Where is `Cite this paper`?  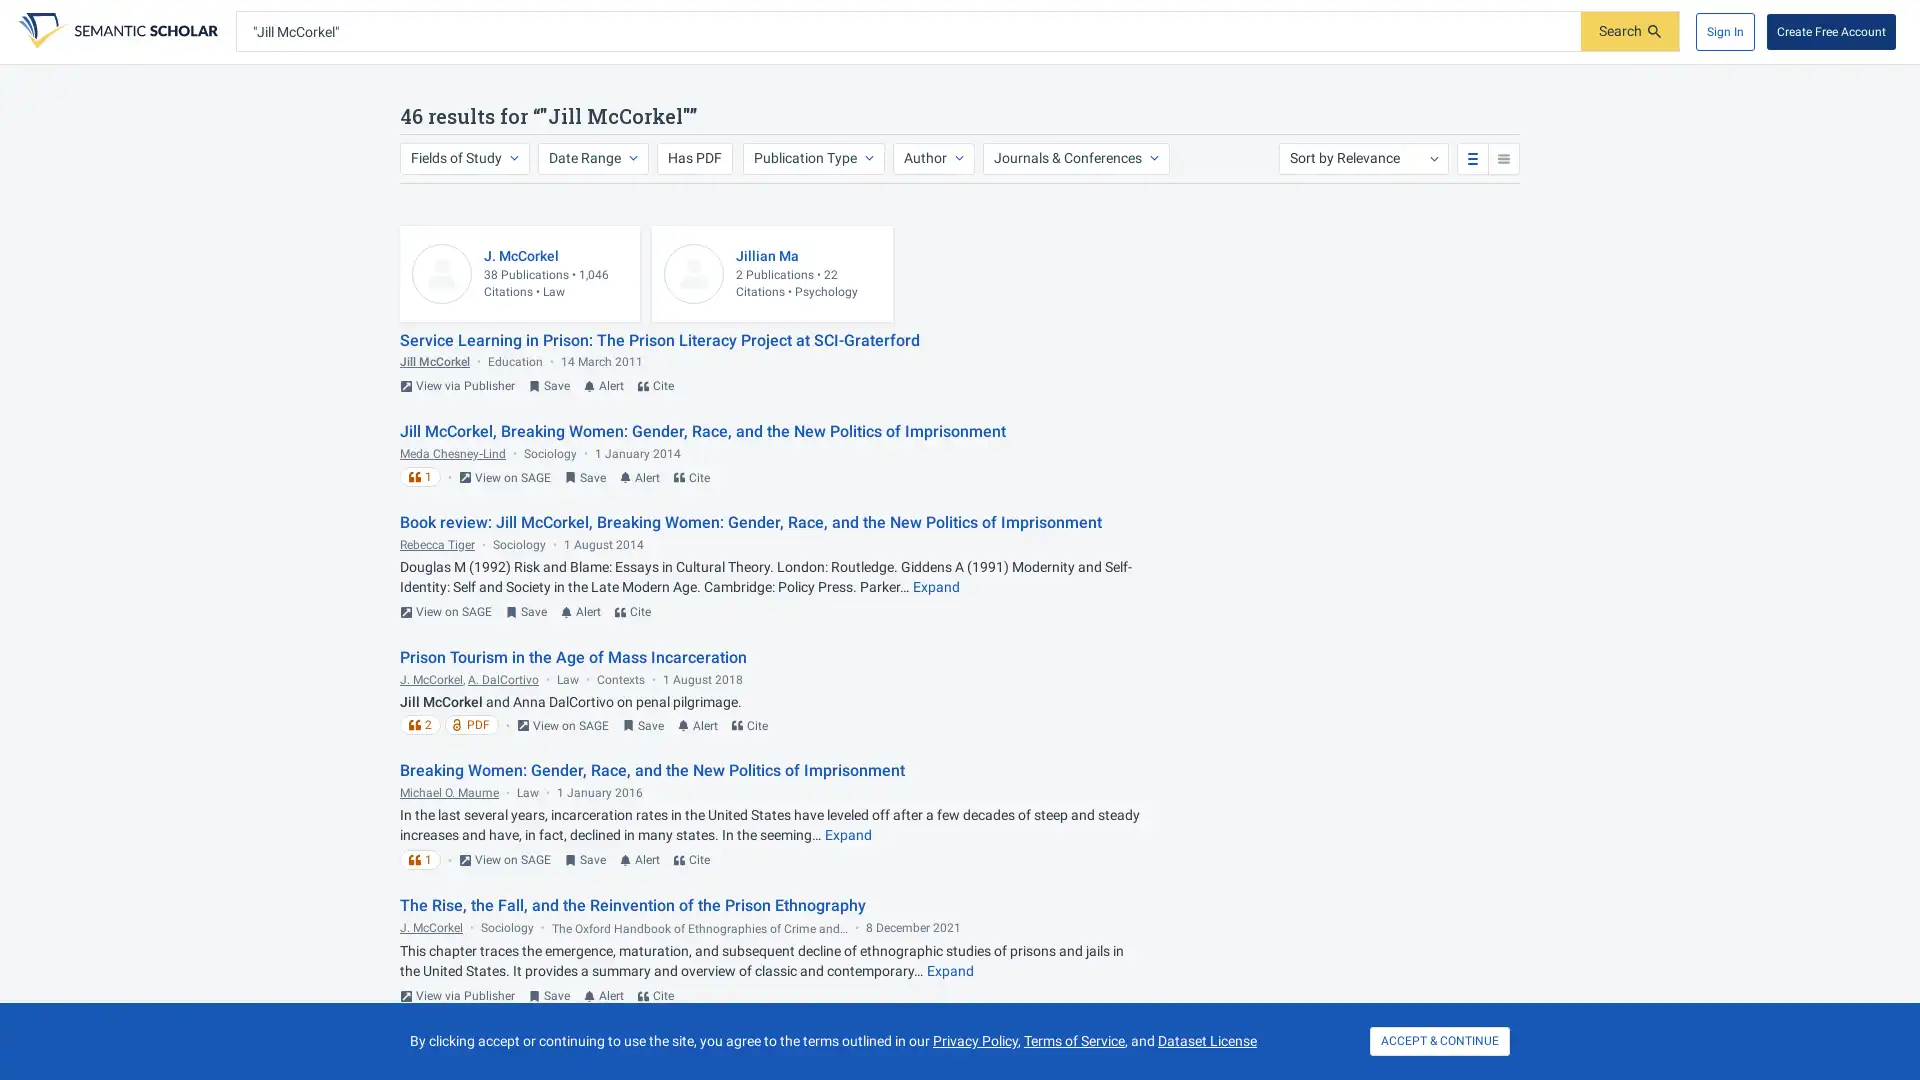
Cite this paper is located at coordinates (656, 386).